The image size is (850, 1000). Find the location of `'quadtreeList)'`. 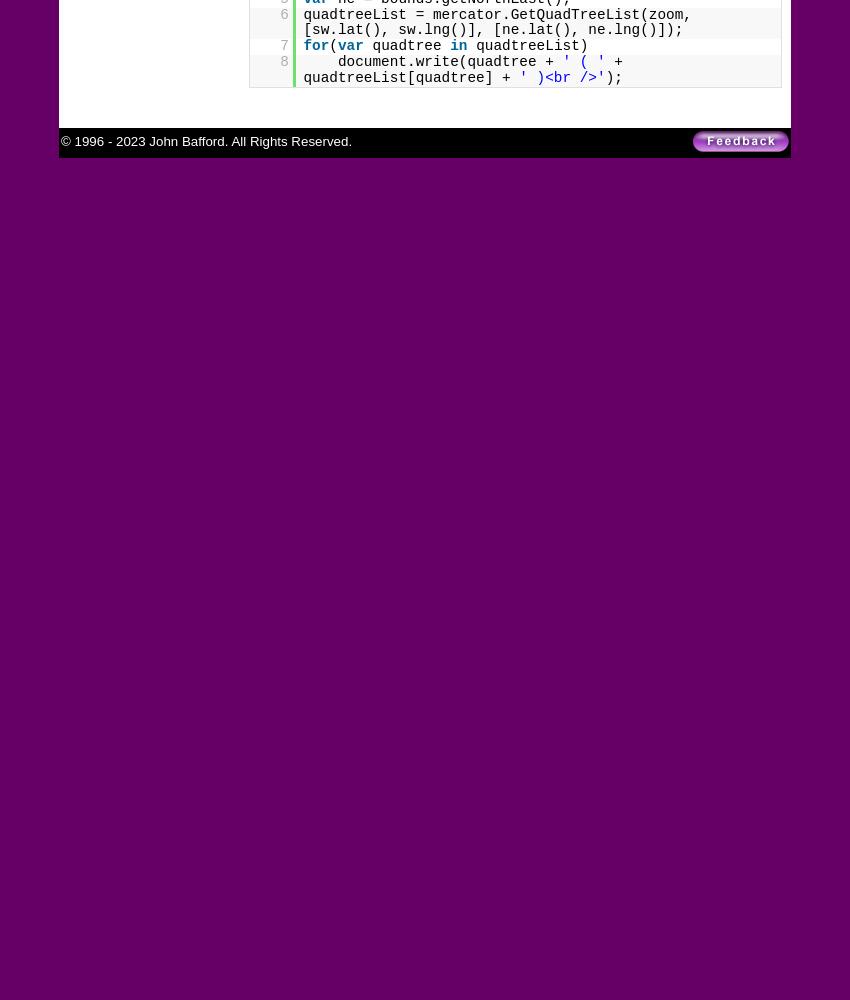

'quadtreeList)' is located at coordinates (531, 46).